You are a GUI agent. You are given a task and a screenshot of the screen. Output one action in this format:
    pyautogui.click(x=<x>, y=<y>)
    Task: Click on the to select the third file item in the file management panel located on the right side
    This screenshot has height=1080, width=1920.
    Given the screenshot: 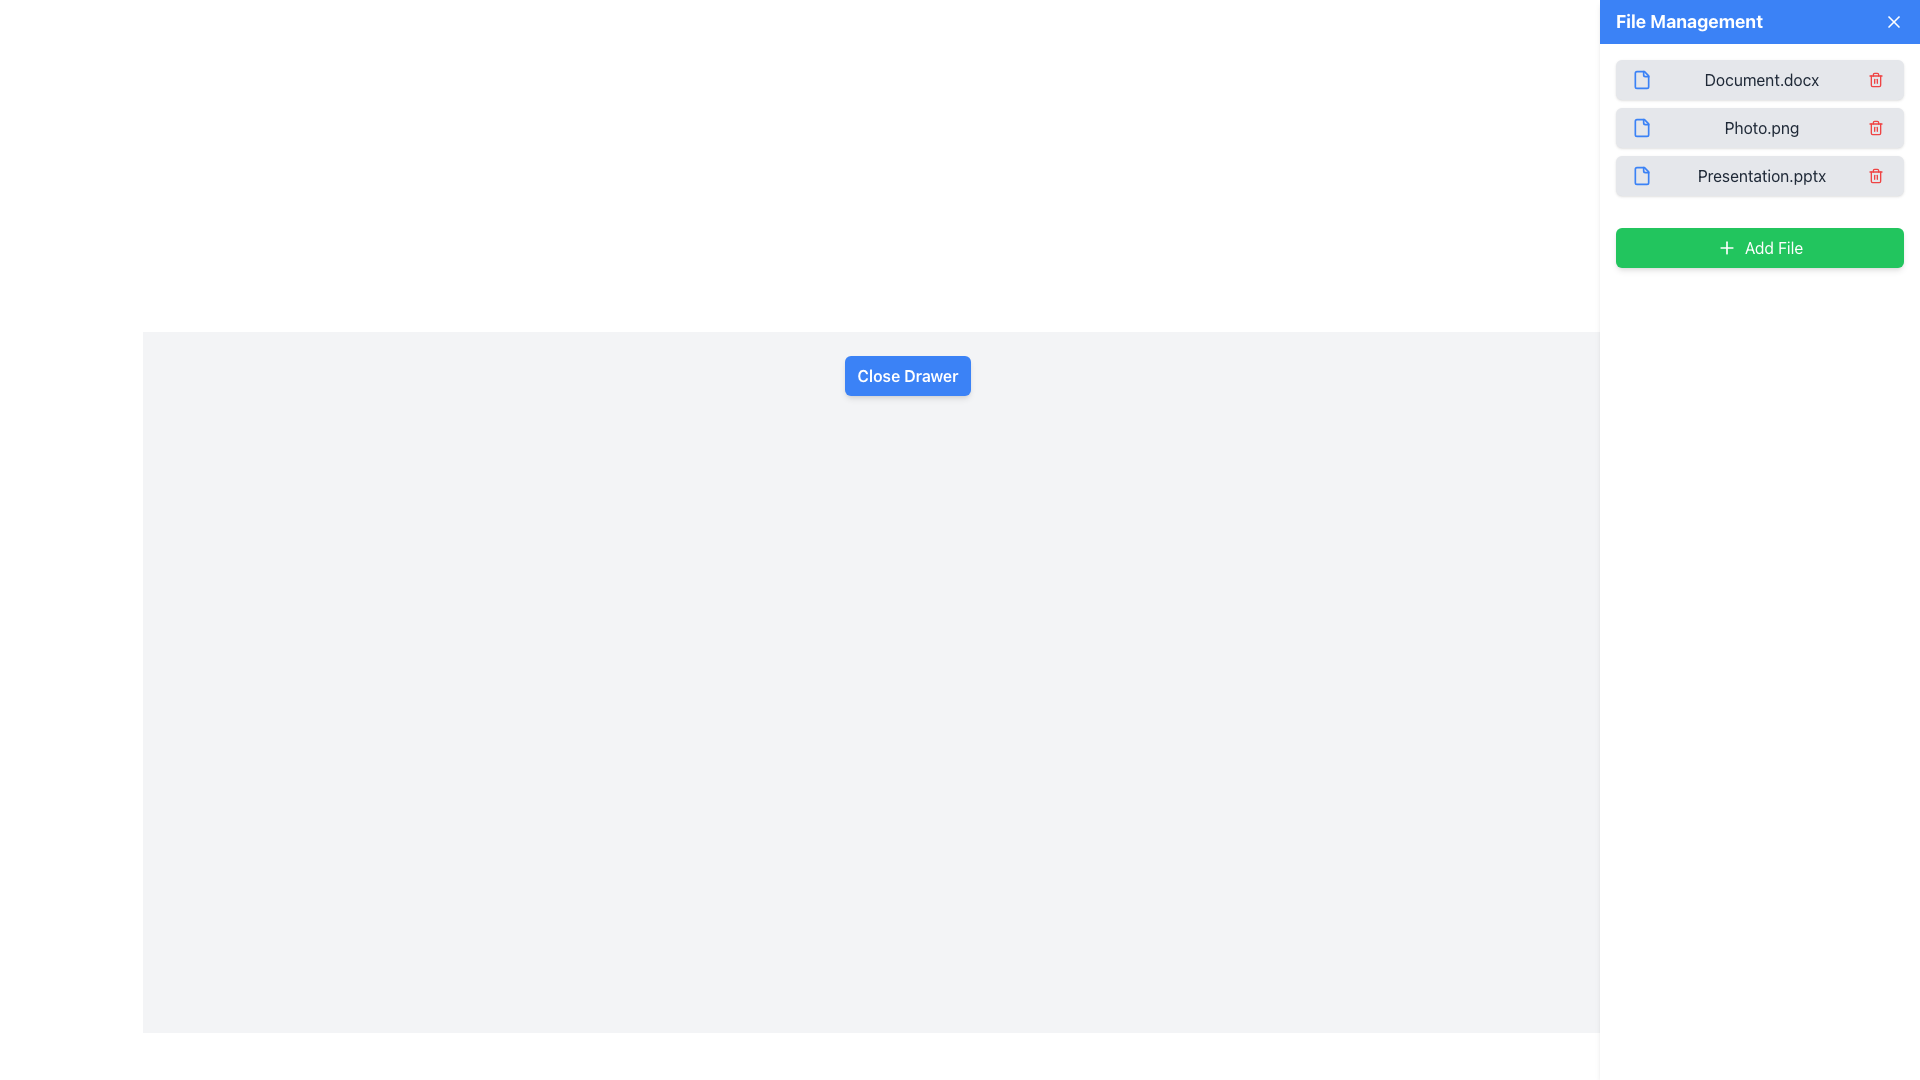 What is the action you would take?
    pyautogui.click(x=1760, y=175)
    